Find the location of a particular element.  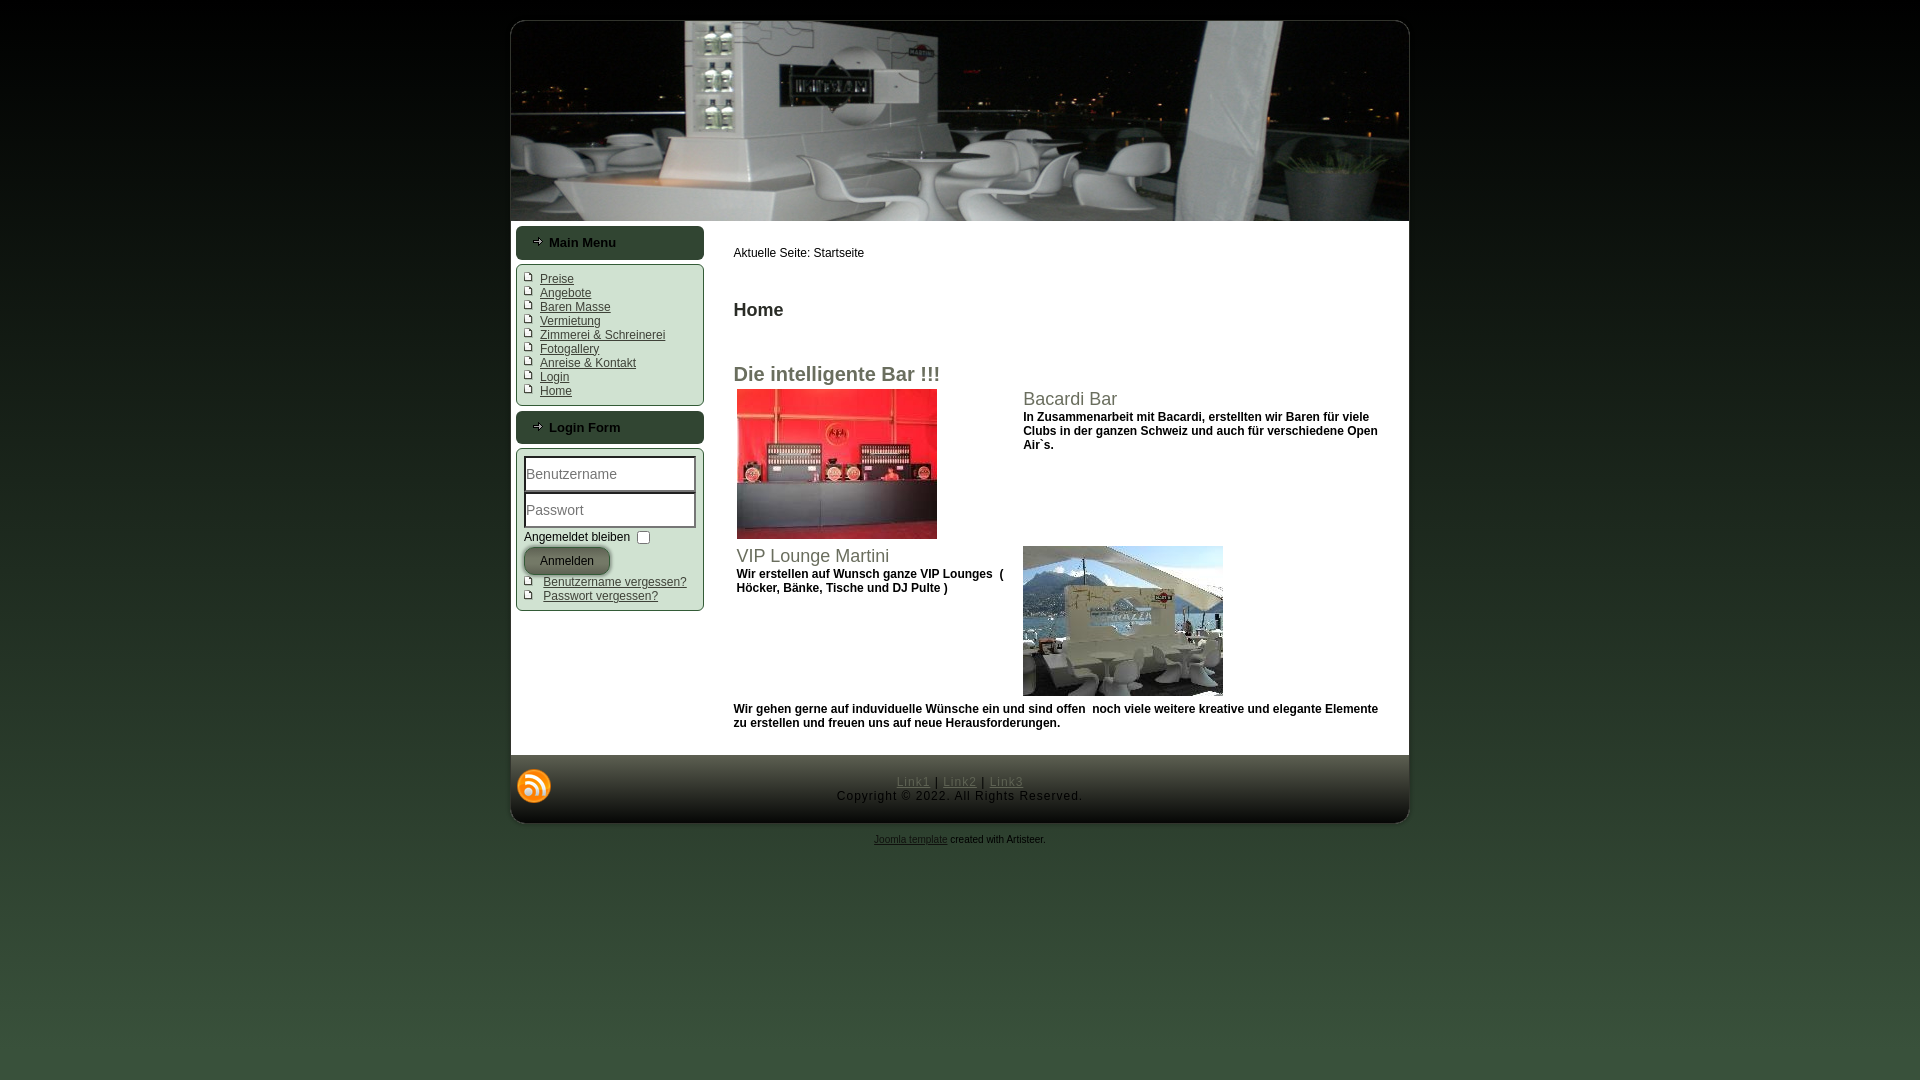

'Vermietung' is located at coordinates (569, 319).